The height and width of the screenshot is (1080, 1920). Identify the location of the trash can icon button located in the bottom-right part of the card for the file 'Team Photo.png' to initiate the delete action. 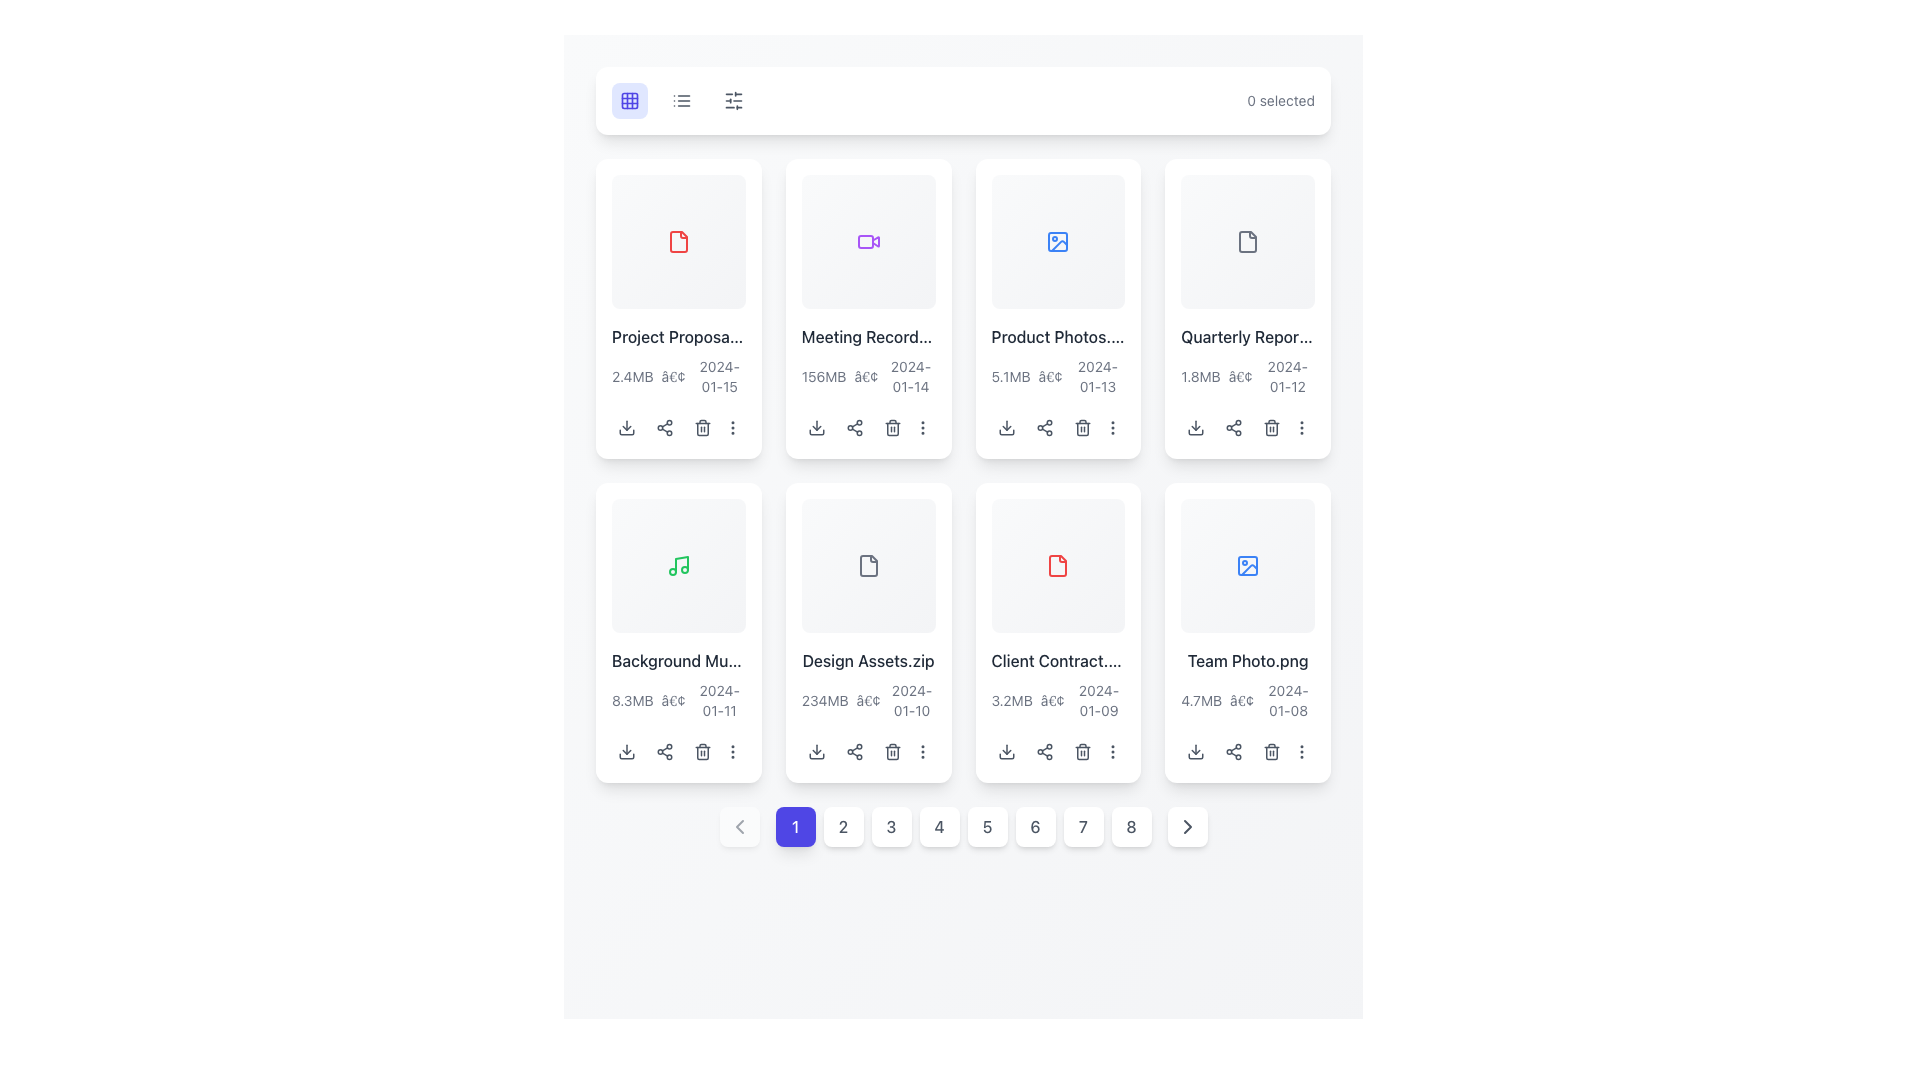
(1271, 751).